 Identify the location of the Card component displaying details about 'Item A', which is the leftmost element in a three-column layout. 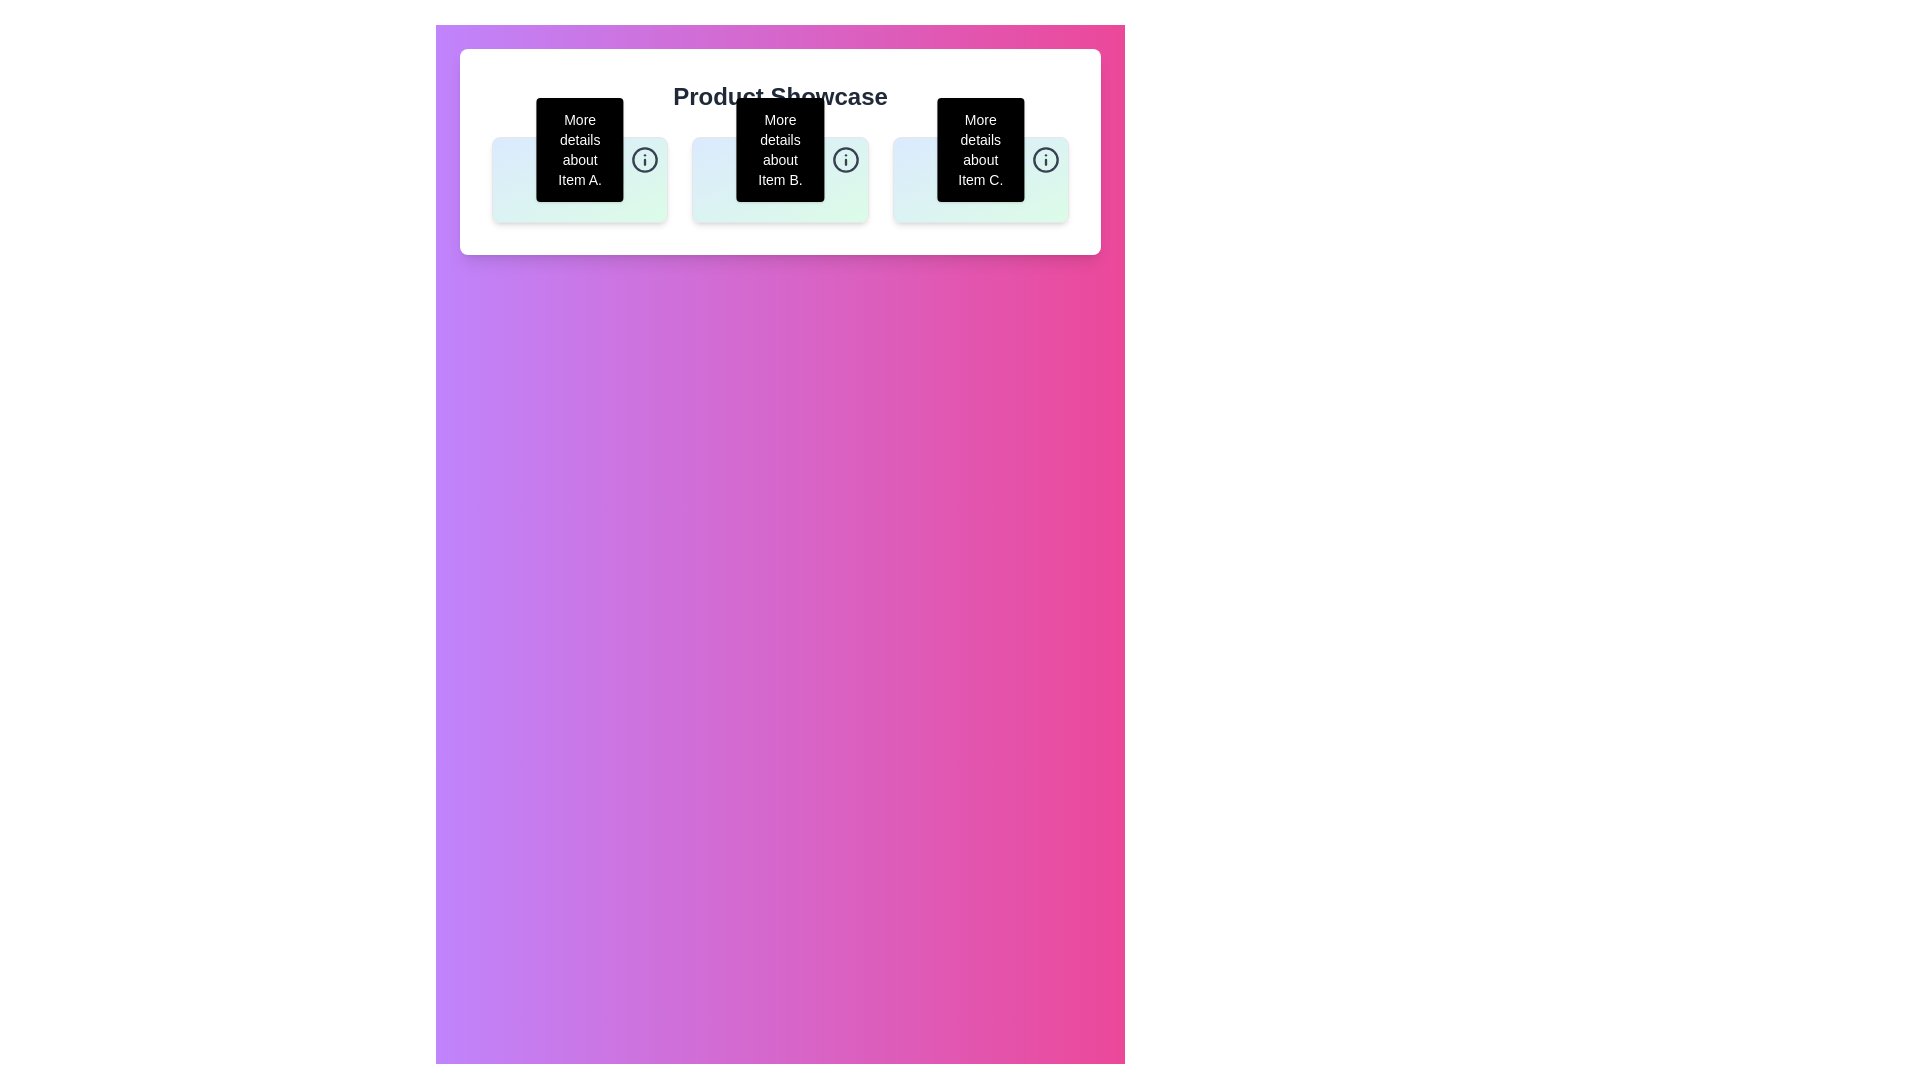
(579, 180).